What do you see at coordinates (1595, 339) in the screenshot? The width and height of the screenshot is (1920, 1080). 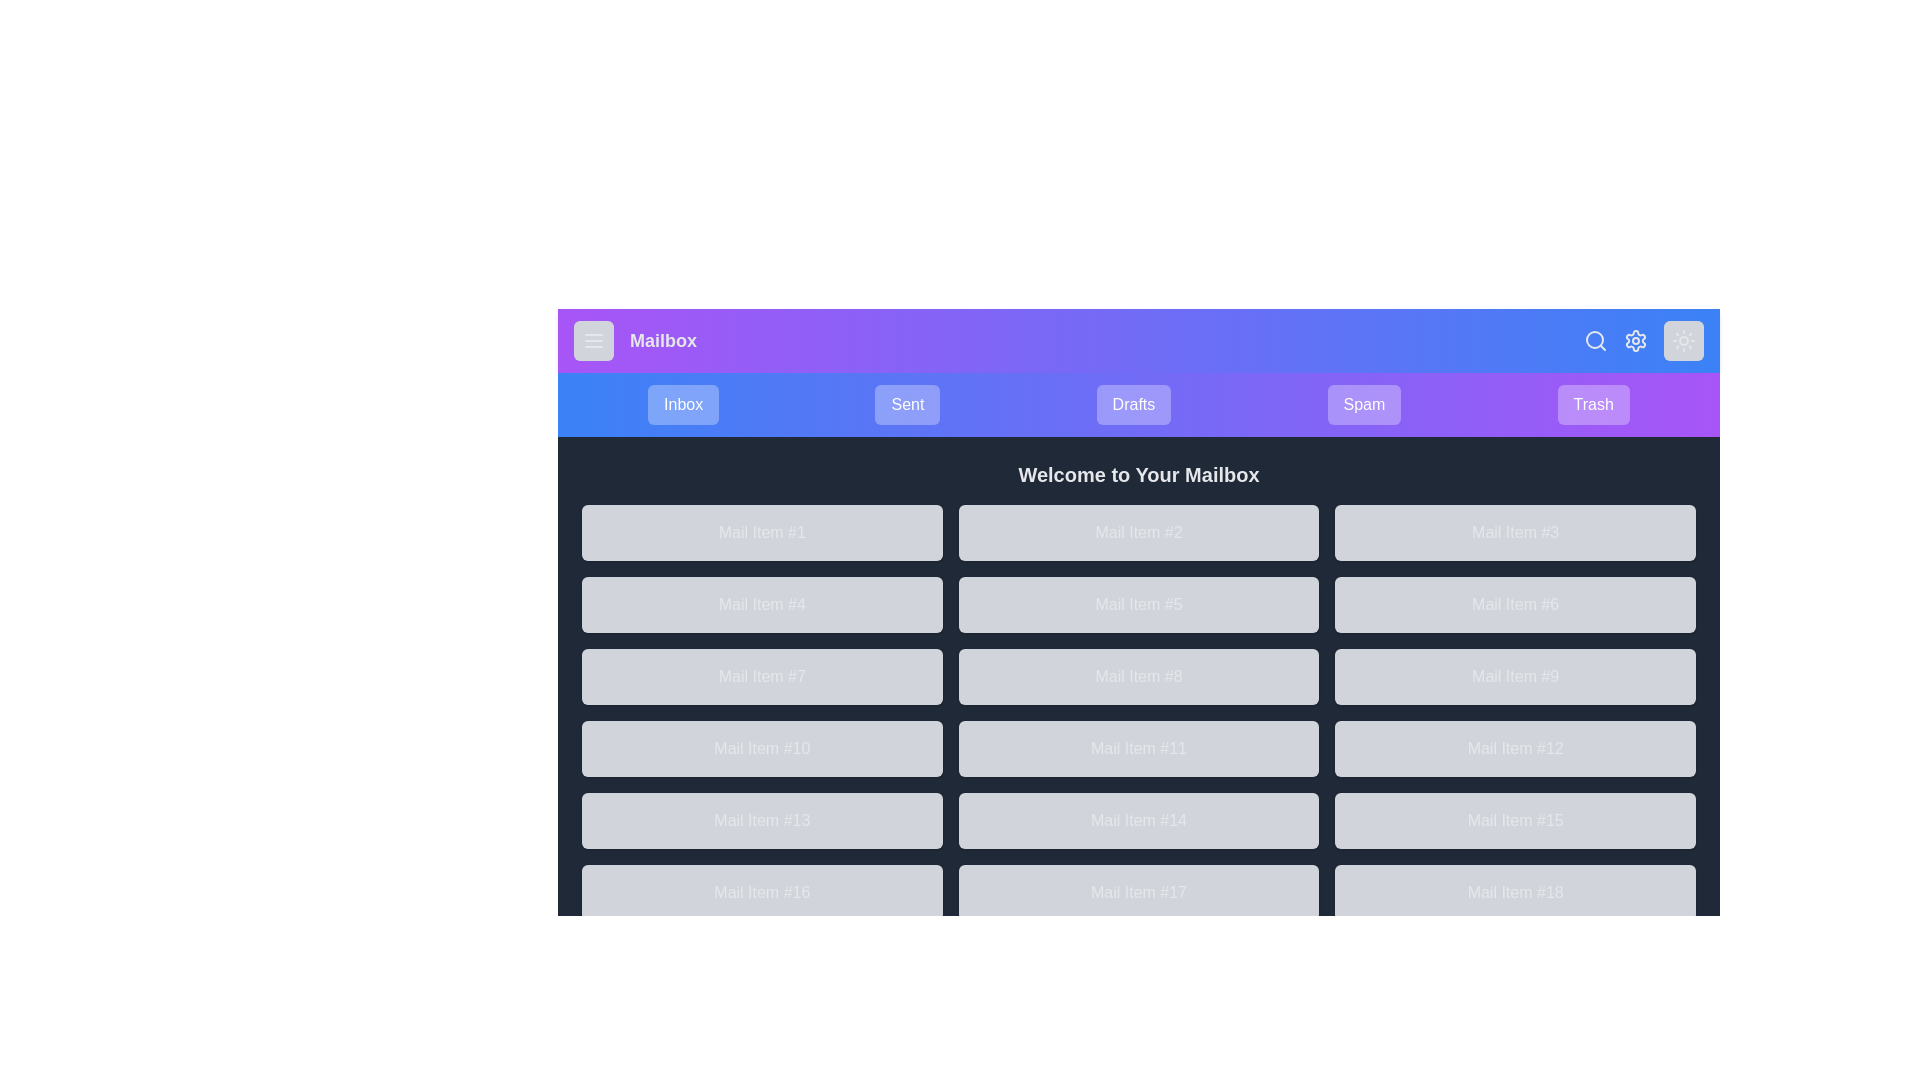 I see `the search button located in the top right corner of the app bar` at bounding box center [1595, 339].